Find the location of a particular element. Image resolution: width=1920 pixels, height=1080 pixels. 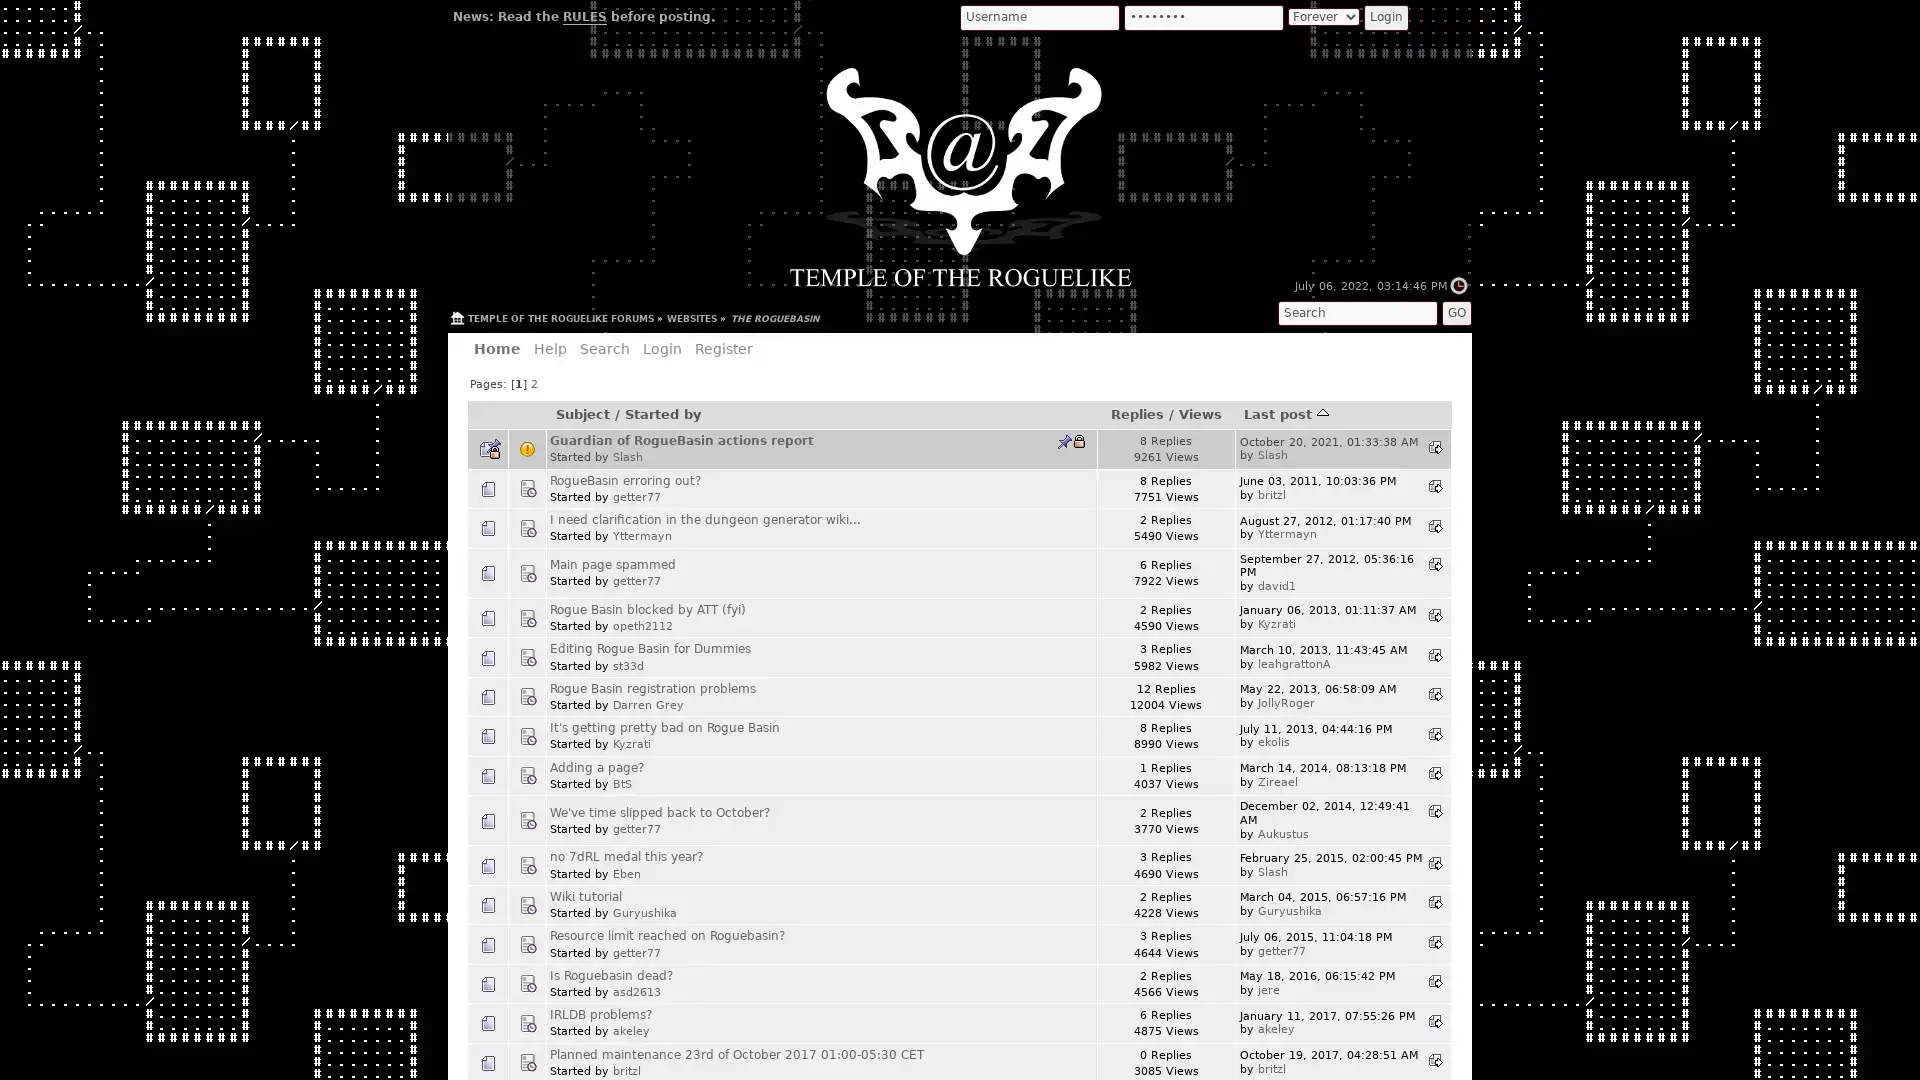

Login is located at coordinates (1385, 17).